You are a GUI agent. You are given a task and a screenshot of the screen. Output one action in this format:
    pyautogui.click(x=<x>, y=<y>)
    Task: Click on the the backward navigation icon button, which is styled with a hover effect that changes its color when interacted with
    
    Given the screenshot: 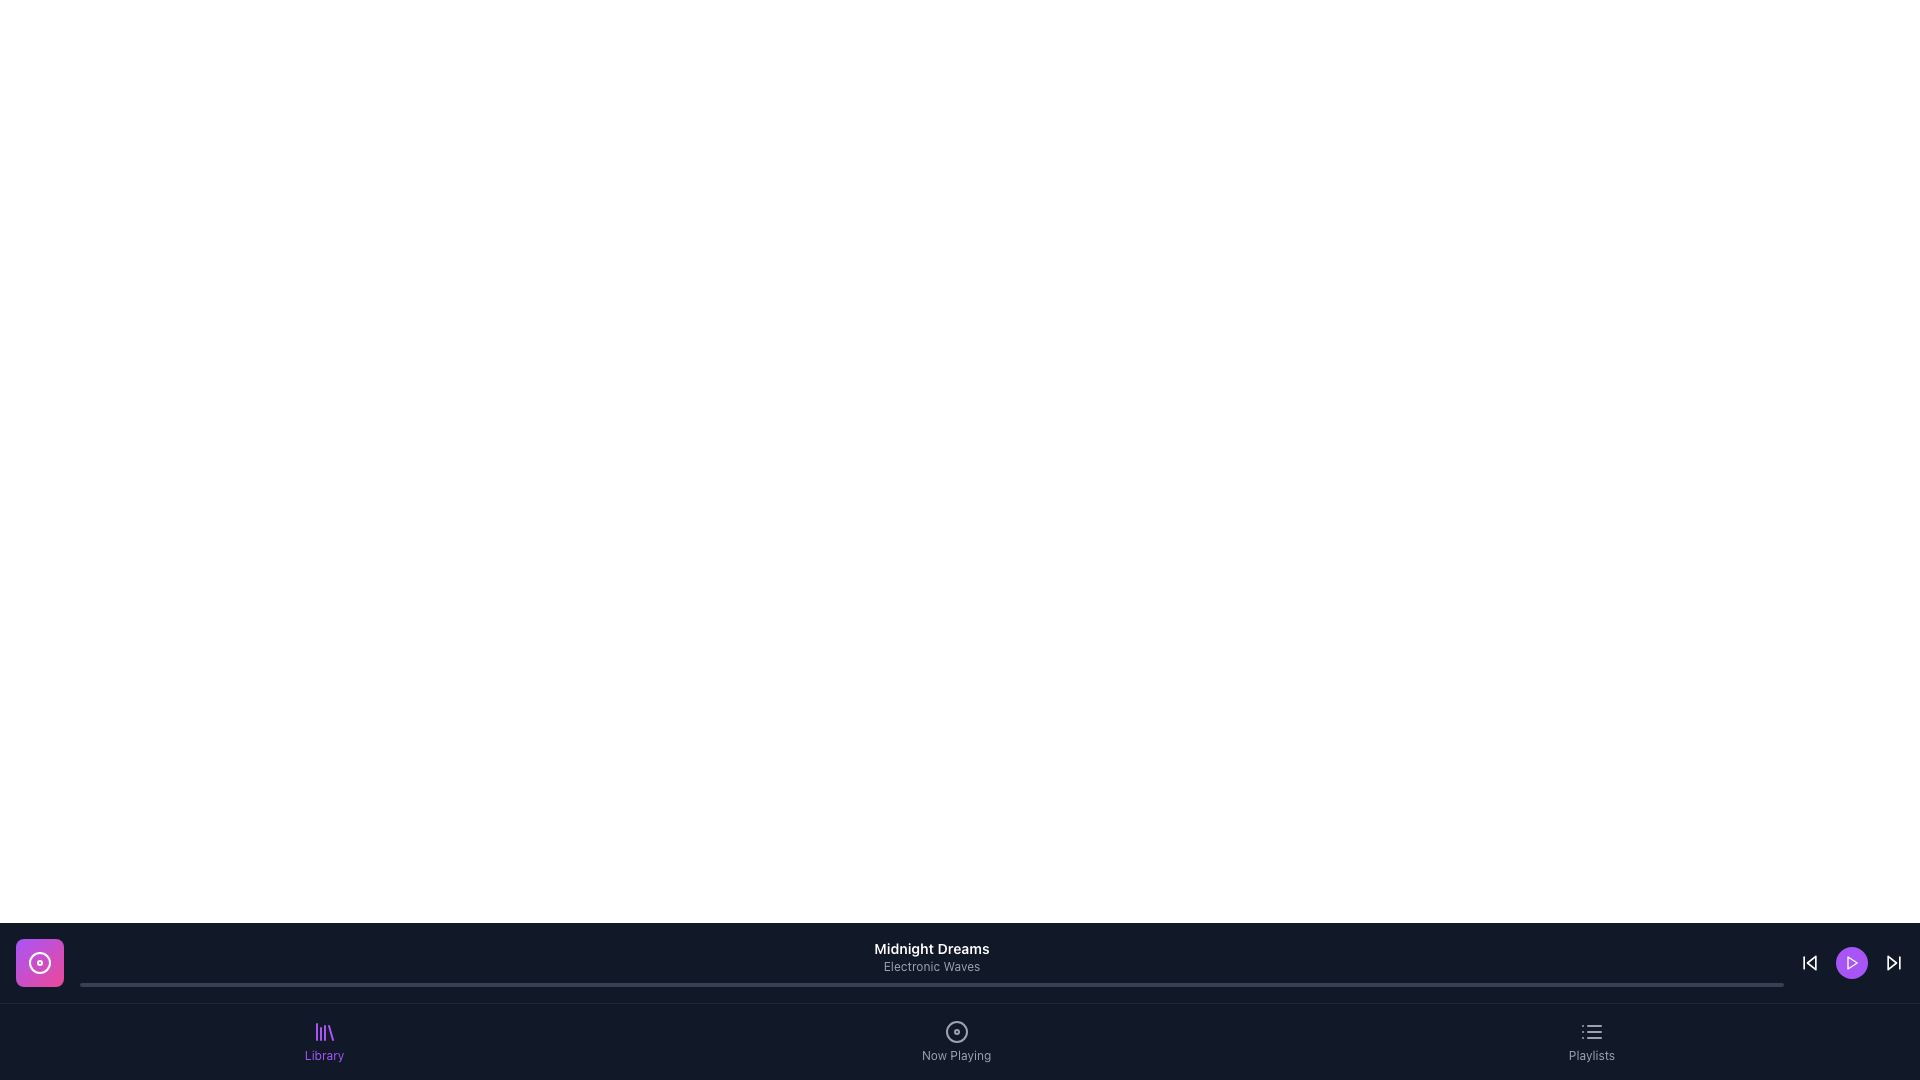 What is the action you would take?
    pyautogui.click(x=1809, y=962)
    